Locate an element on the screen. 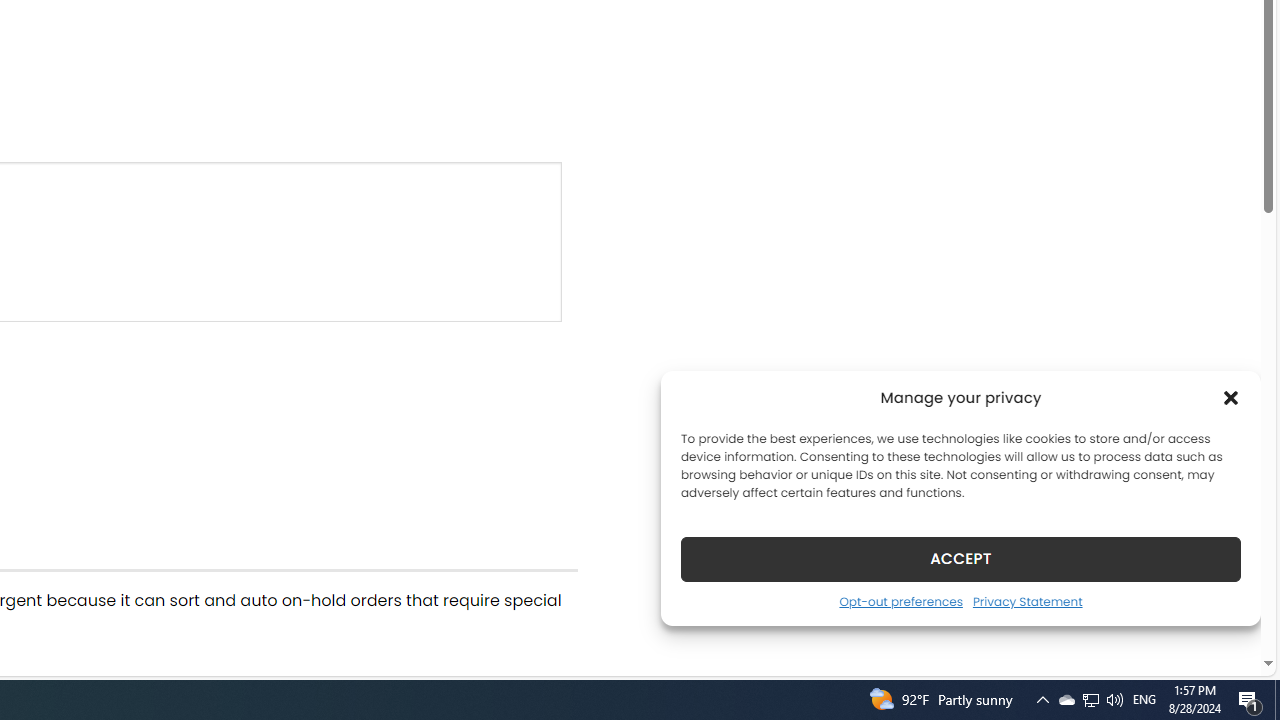 The height and width of the screenshot is (720, 1280). 'Opt-out preferences' is located at coordinates (899, 600).